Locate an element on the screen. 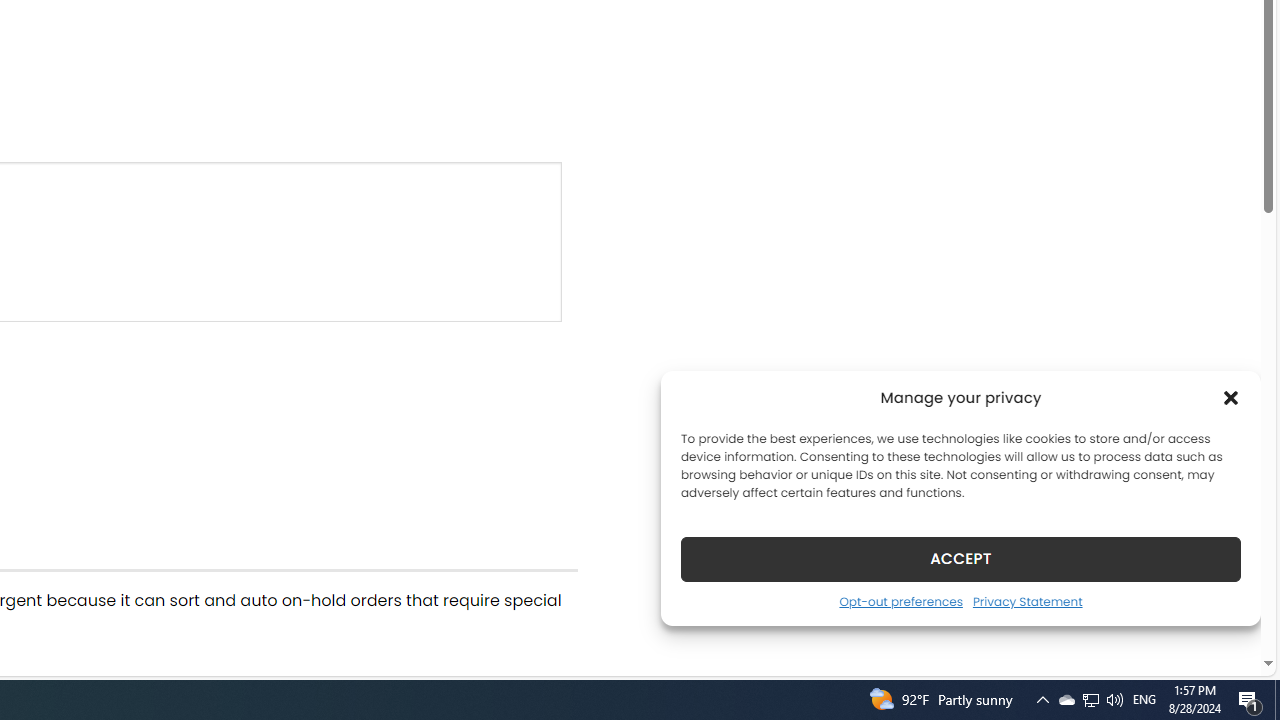 The height and width of the screenshot is (720, 1280). 'Opt-out preferences' is located at coordinates (899, 600).